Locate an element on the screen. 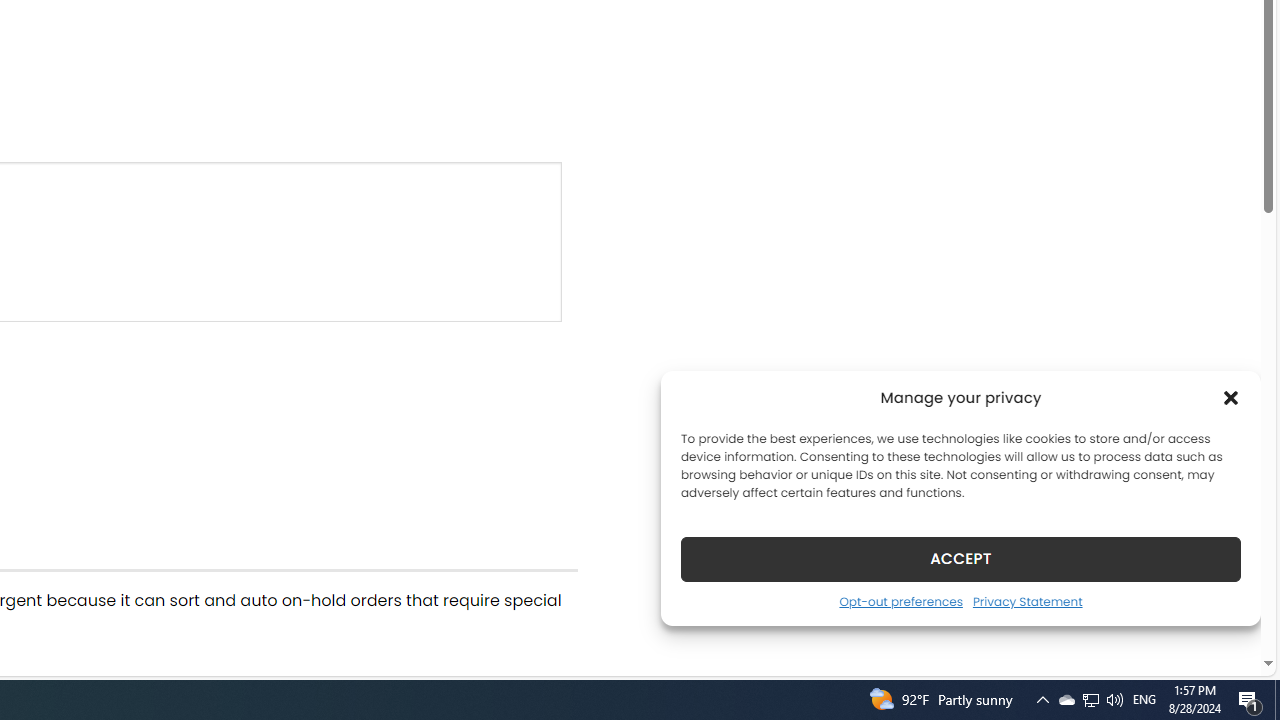 The height and width of the screenshot is (720, 1280). 'Opt-out preferences' is located at coordinates (899, 600).